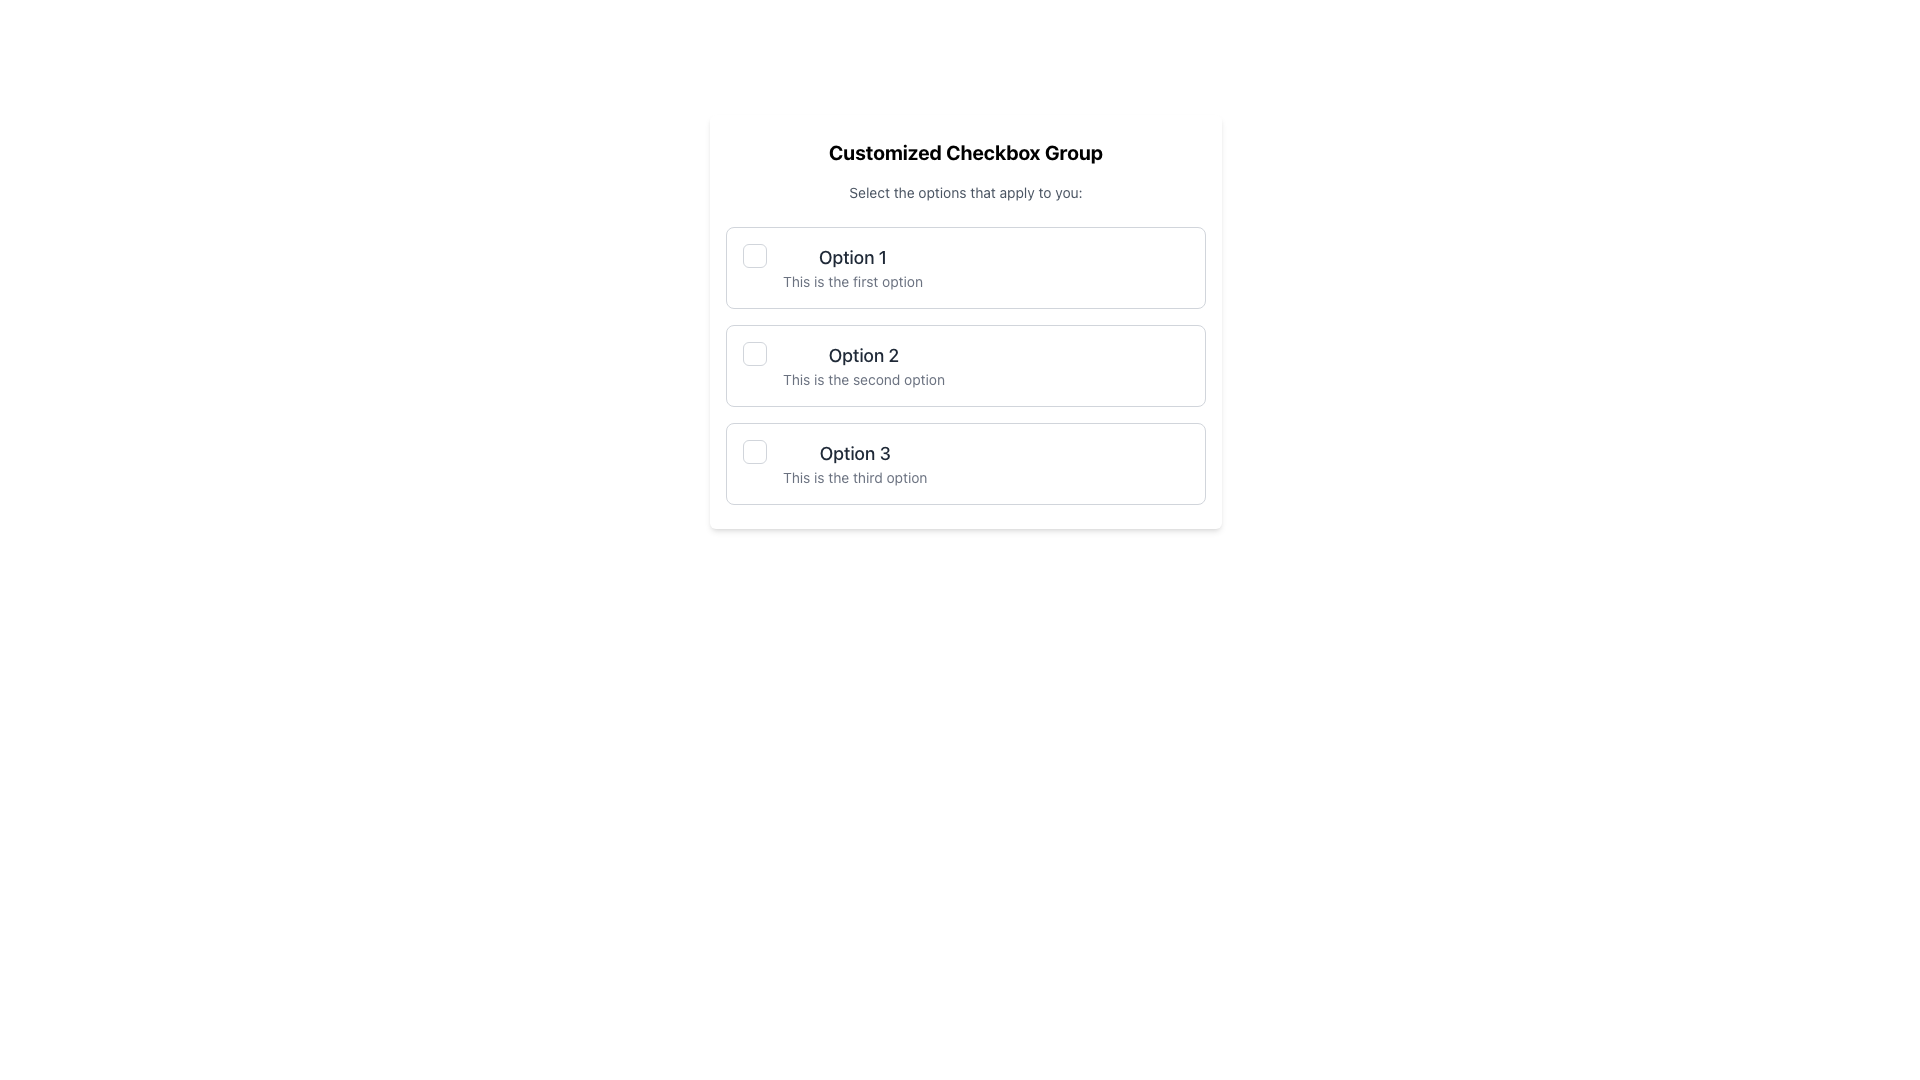  What do you see at coordinates (965, 192) in the screenshot?
I see `the instruction text label that guides users to interact with the options below it, positioned below the title 'Customized Checkbox Group'` at bounding box center [965, 192].